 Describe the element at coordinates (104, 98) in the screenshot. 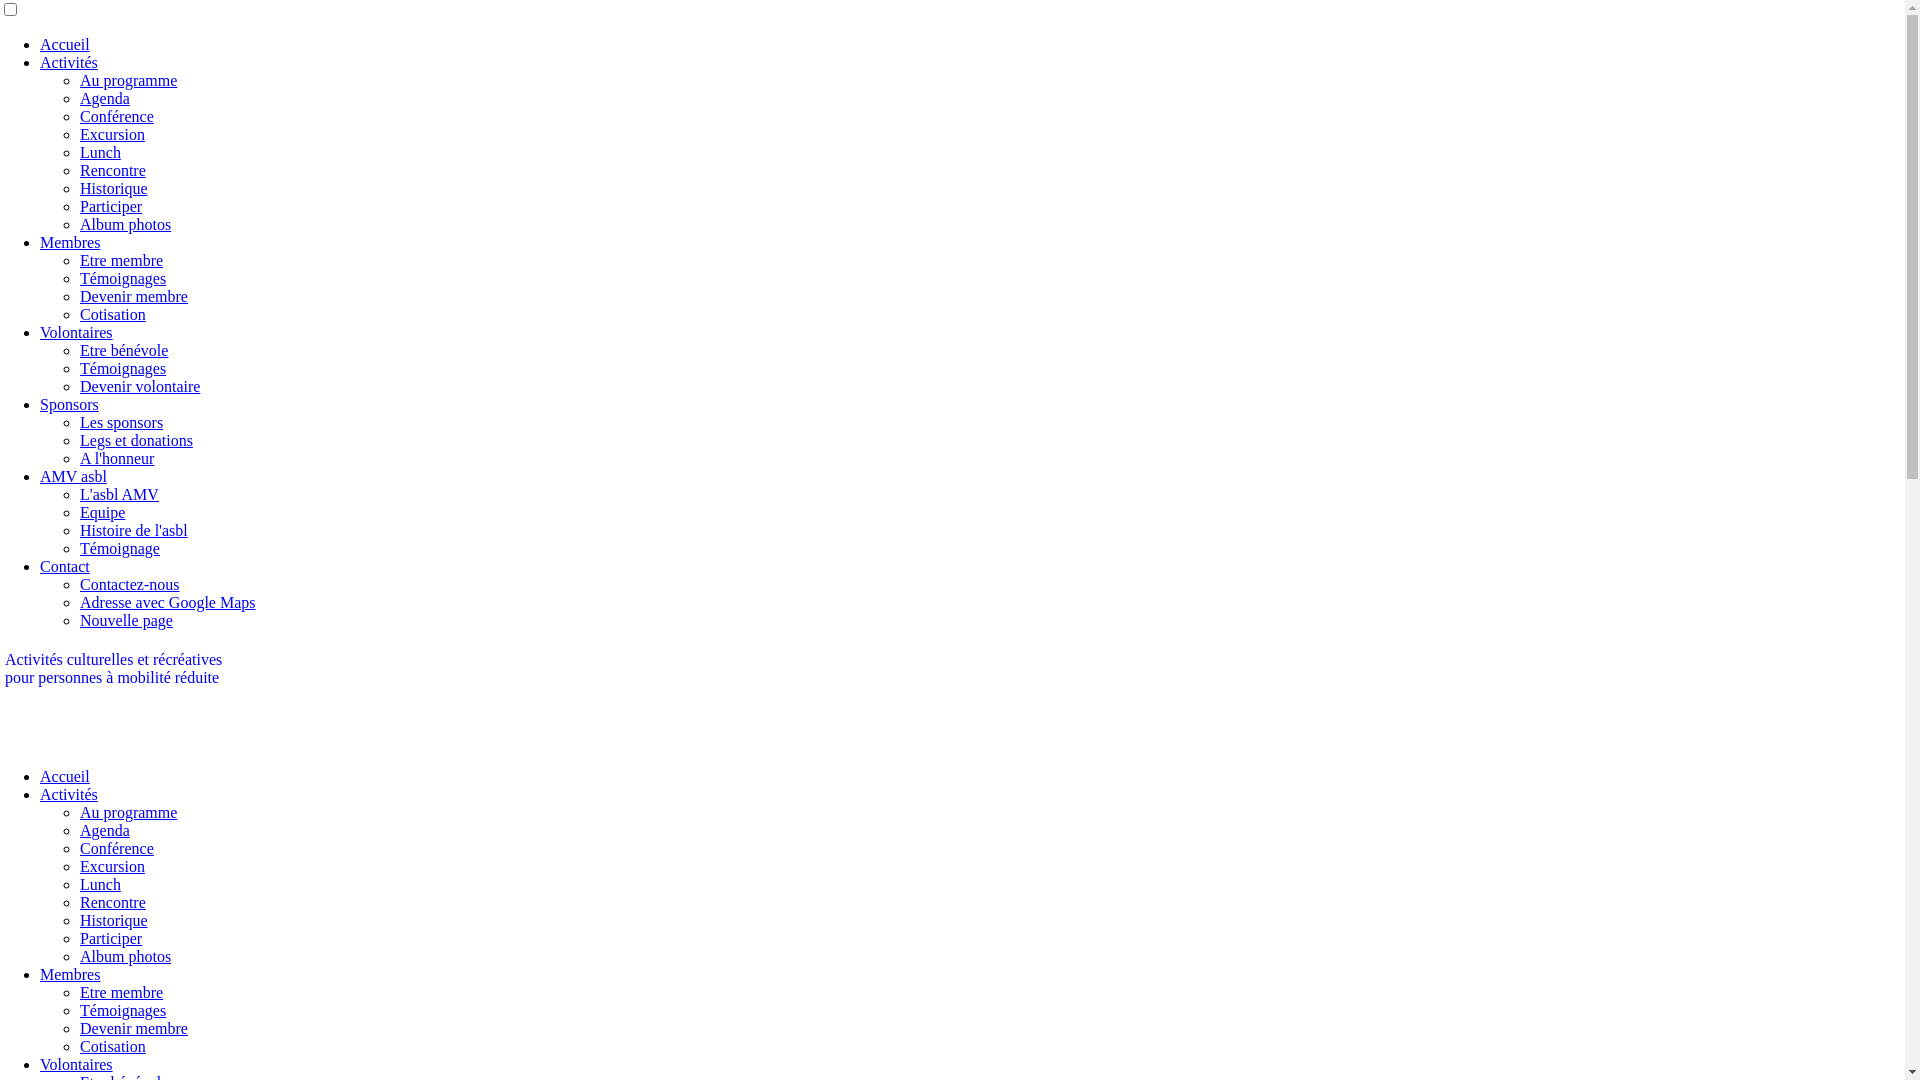

I see `'Agenda'` at that location.